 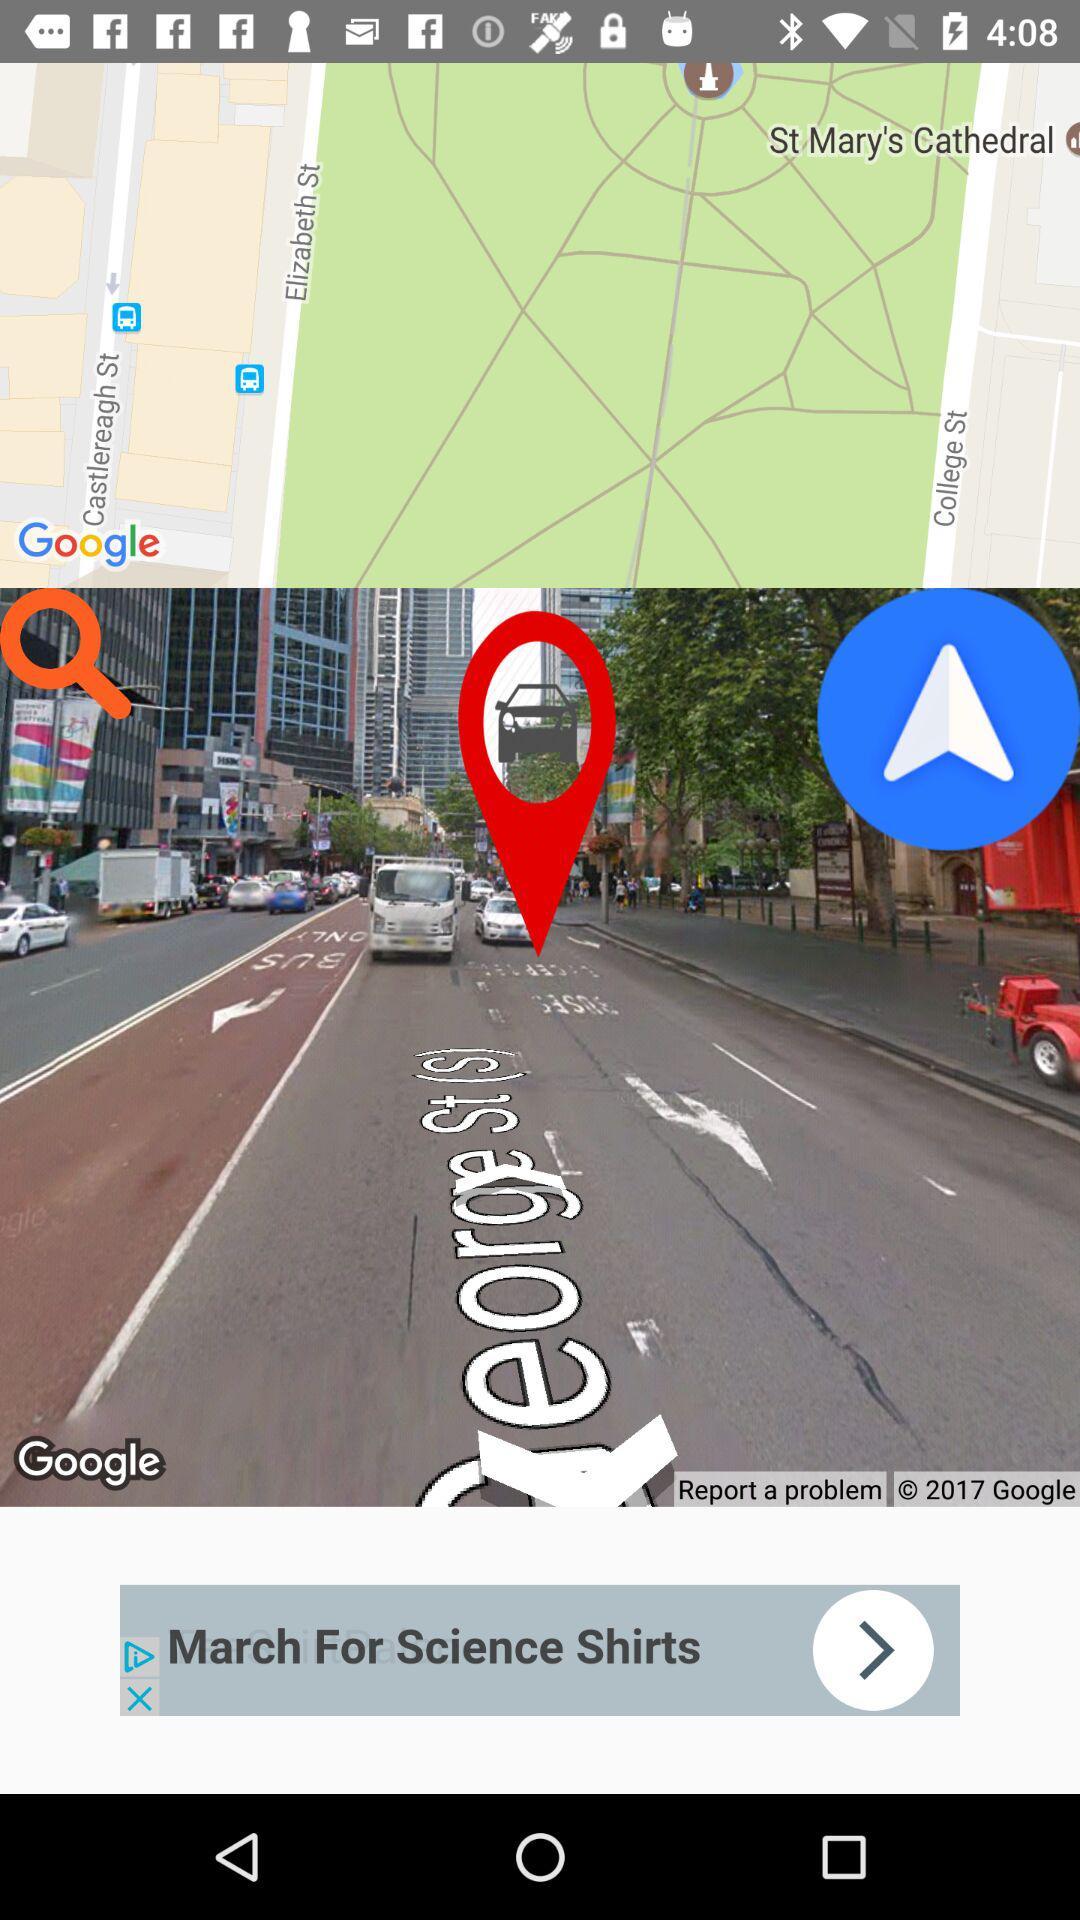 What do you see at coordinates (947, 719) in the screenshot?
I see `arrow sympol` at bounding box center [947, 719].